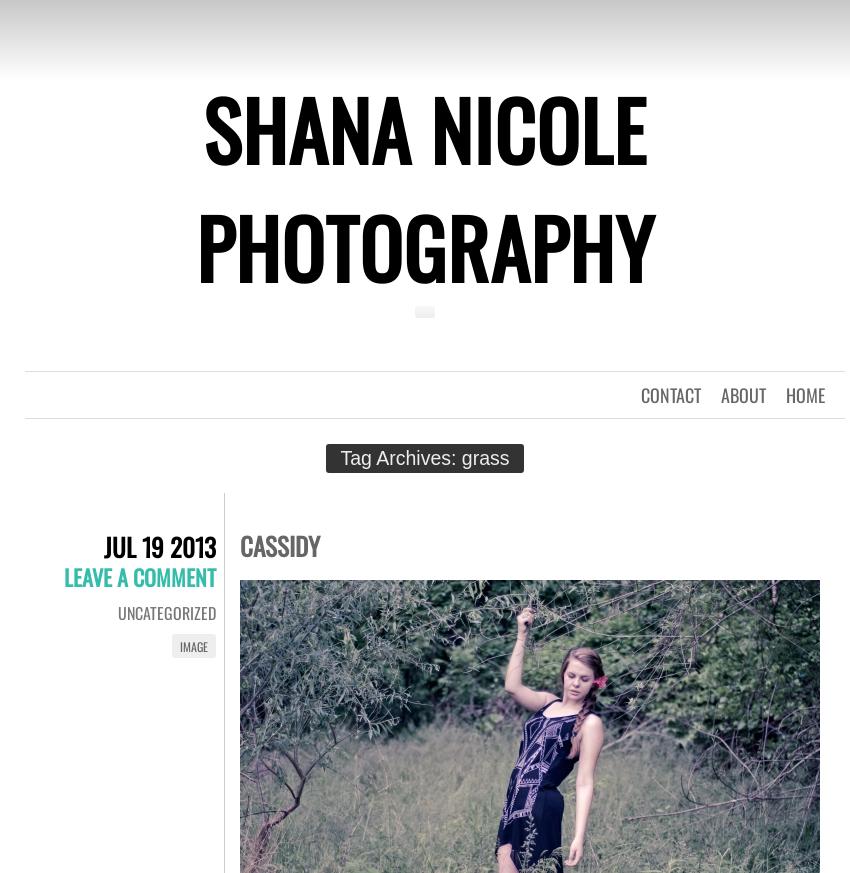 The image size is (850, 873). What do you see at coordinates (425, 186) in the screenshot?
I see `'Shana Nicole Photography'` at bounding box center [425, 186].